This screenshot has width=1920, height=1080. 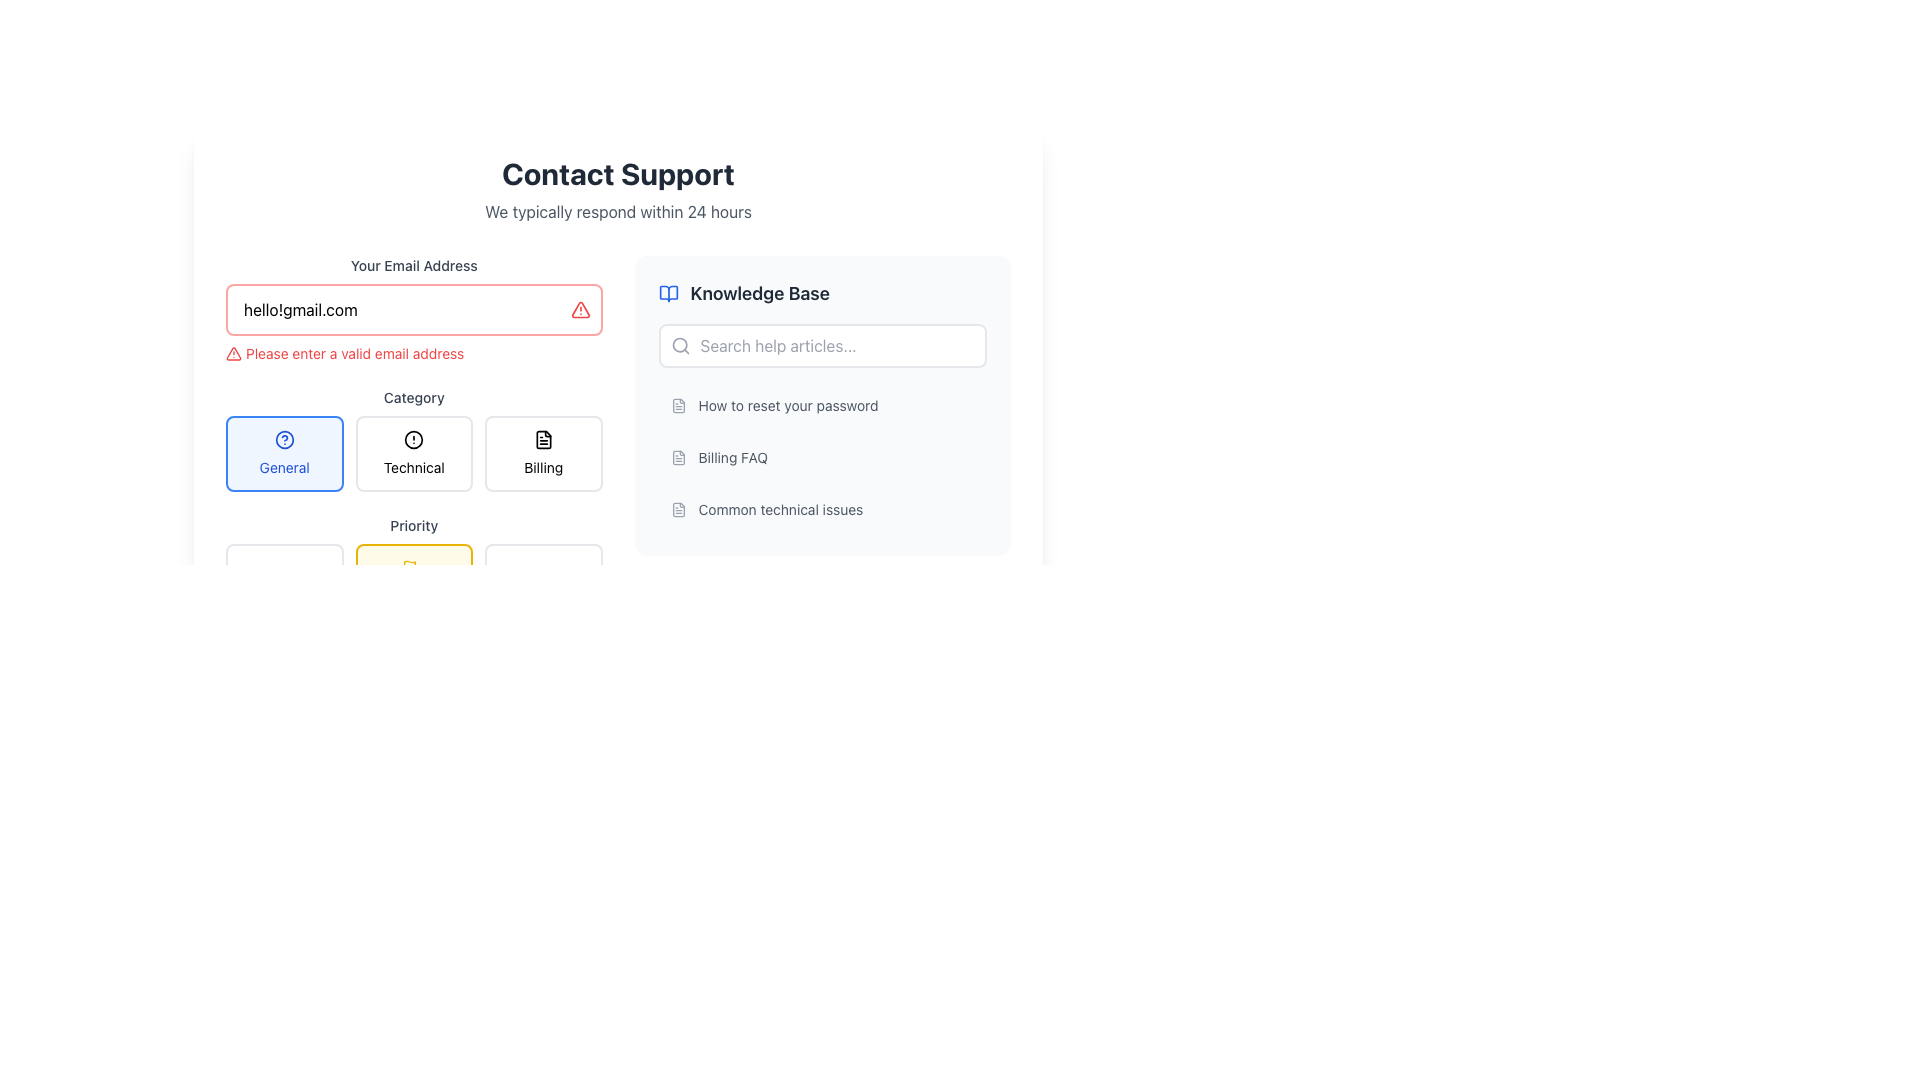 What do you see at coordinates (409, 565) in the screenshot?
I see `the decorative SVG icon representing a flag, which is part of a larger graphic and located to the right of a vertical stroke` at bounding box center [409, 565].